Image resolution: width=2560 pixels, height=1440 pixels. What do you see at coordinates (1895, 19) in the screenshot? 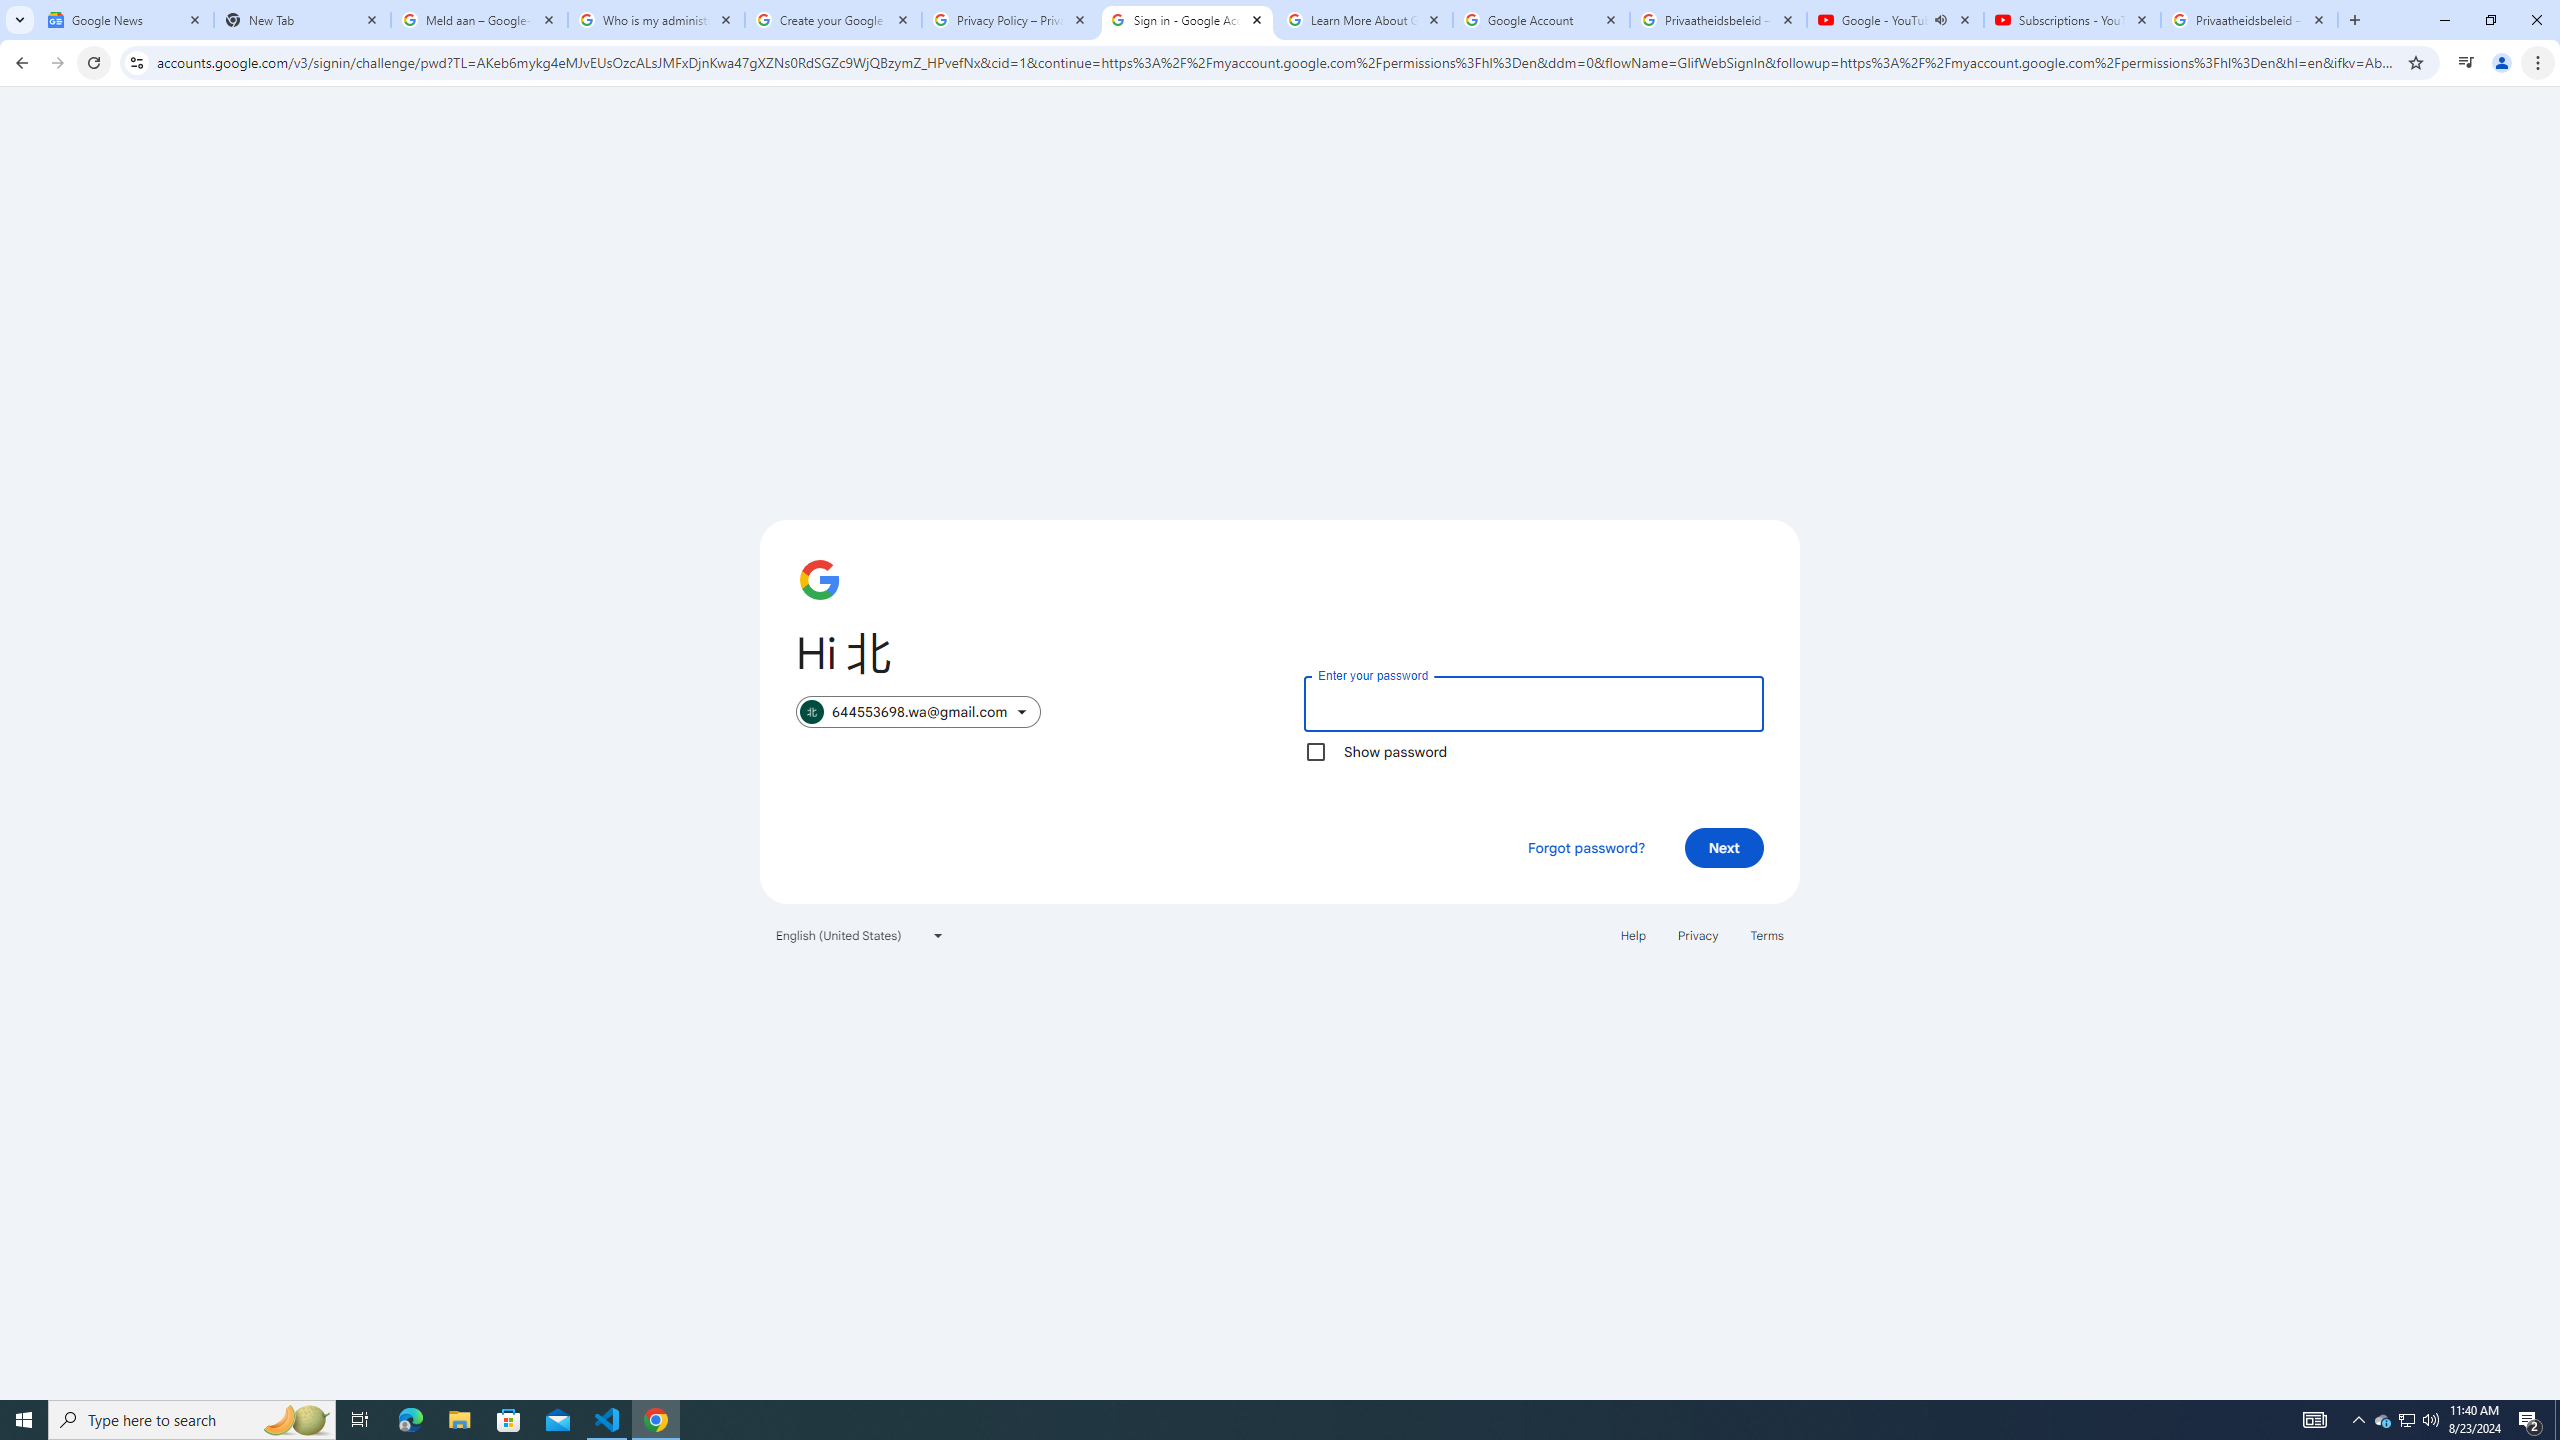
I see `'Google - YouTube - Audio playing'` at bounding box center [1895, 19].